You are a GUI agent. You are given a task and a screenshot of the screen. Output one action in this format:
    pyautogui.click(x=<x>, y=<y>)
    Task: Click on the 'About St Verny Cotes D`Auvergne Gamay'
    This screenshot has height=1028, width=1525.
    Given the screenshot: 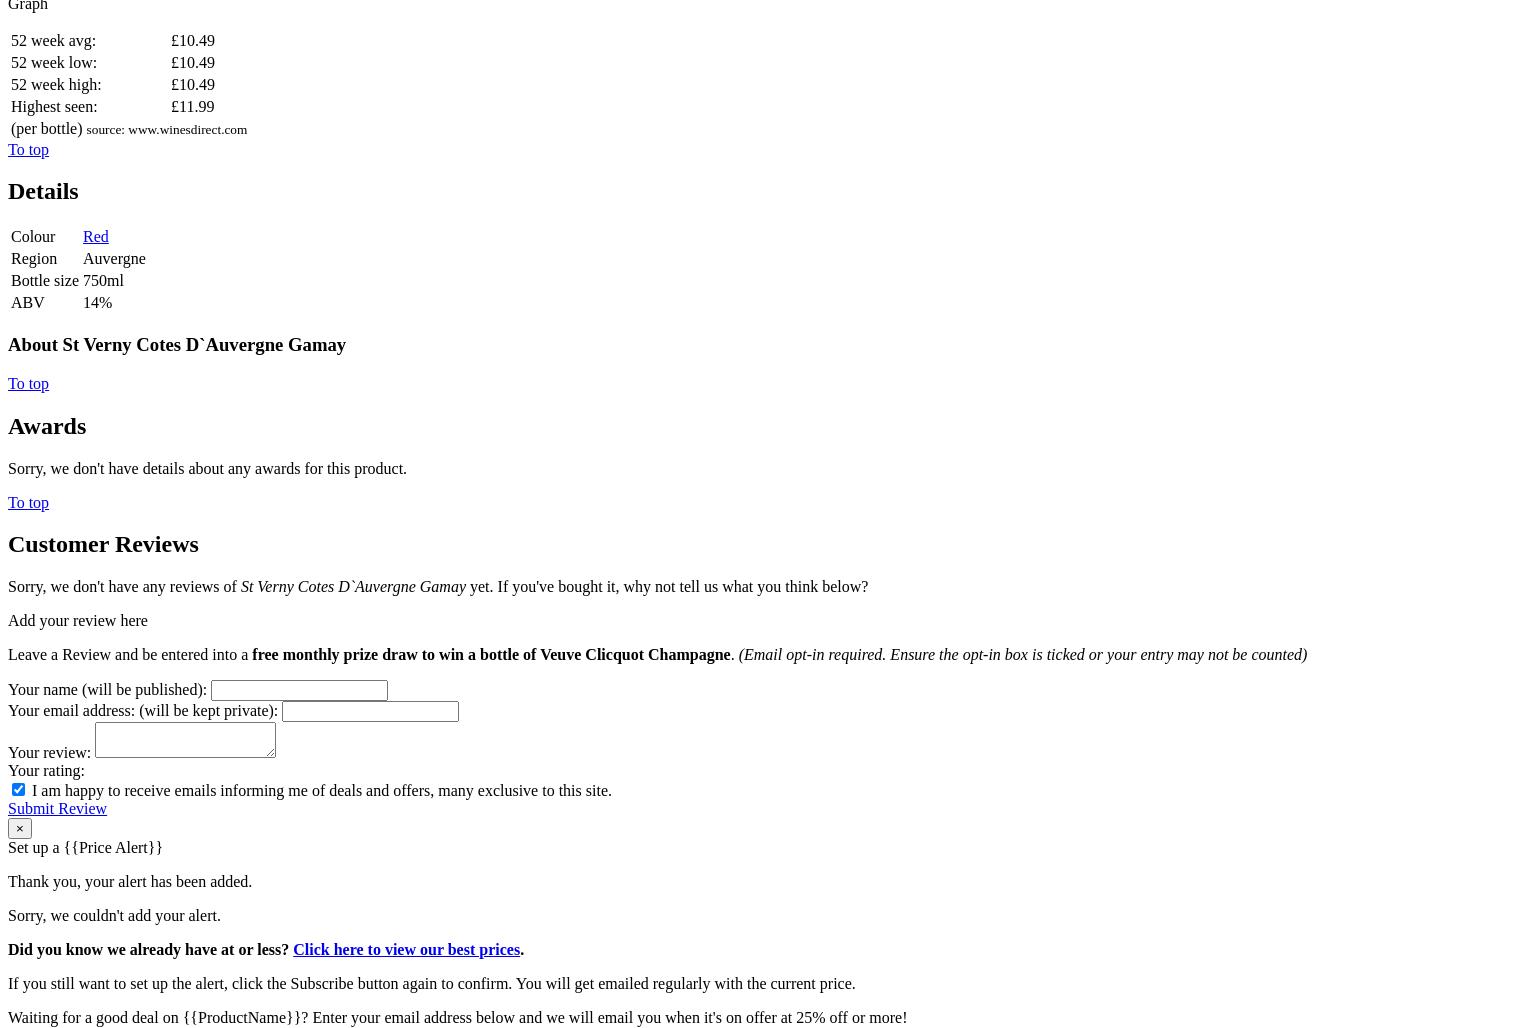 What is the action you would take?
    pyautogui.click(x=177, y=343)
    